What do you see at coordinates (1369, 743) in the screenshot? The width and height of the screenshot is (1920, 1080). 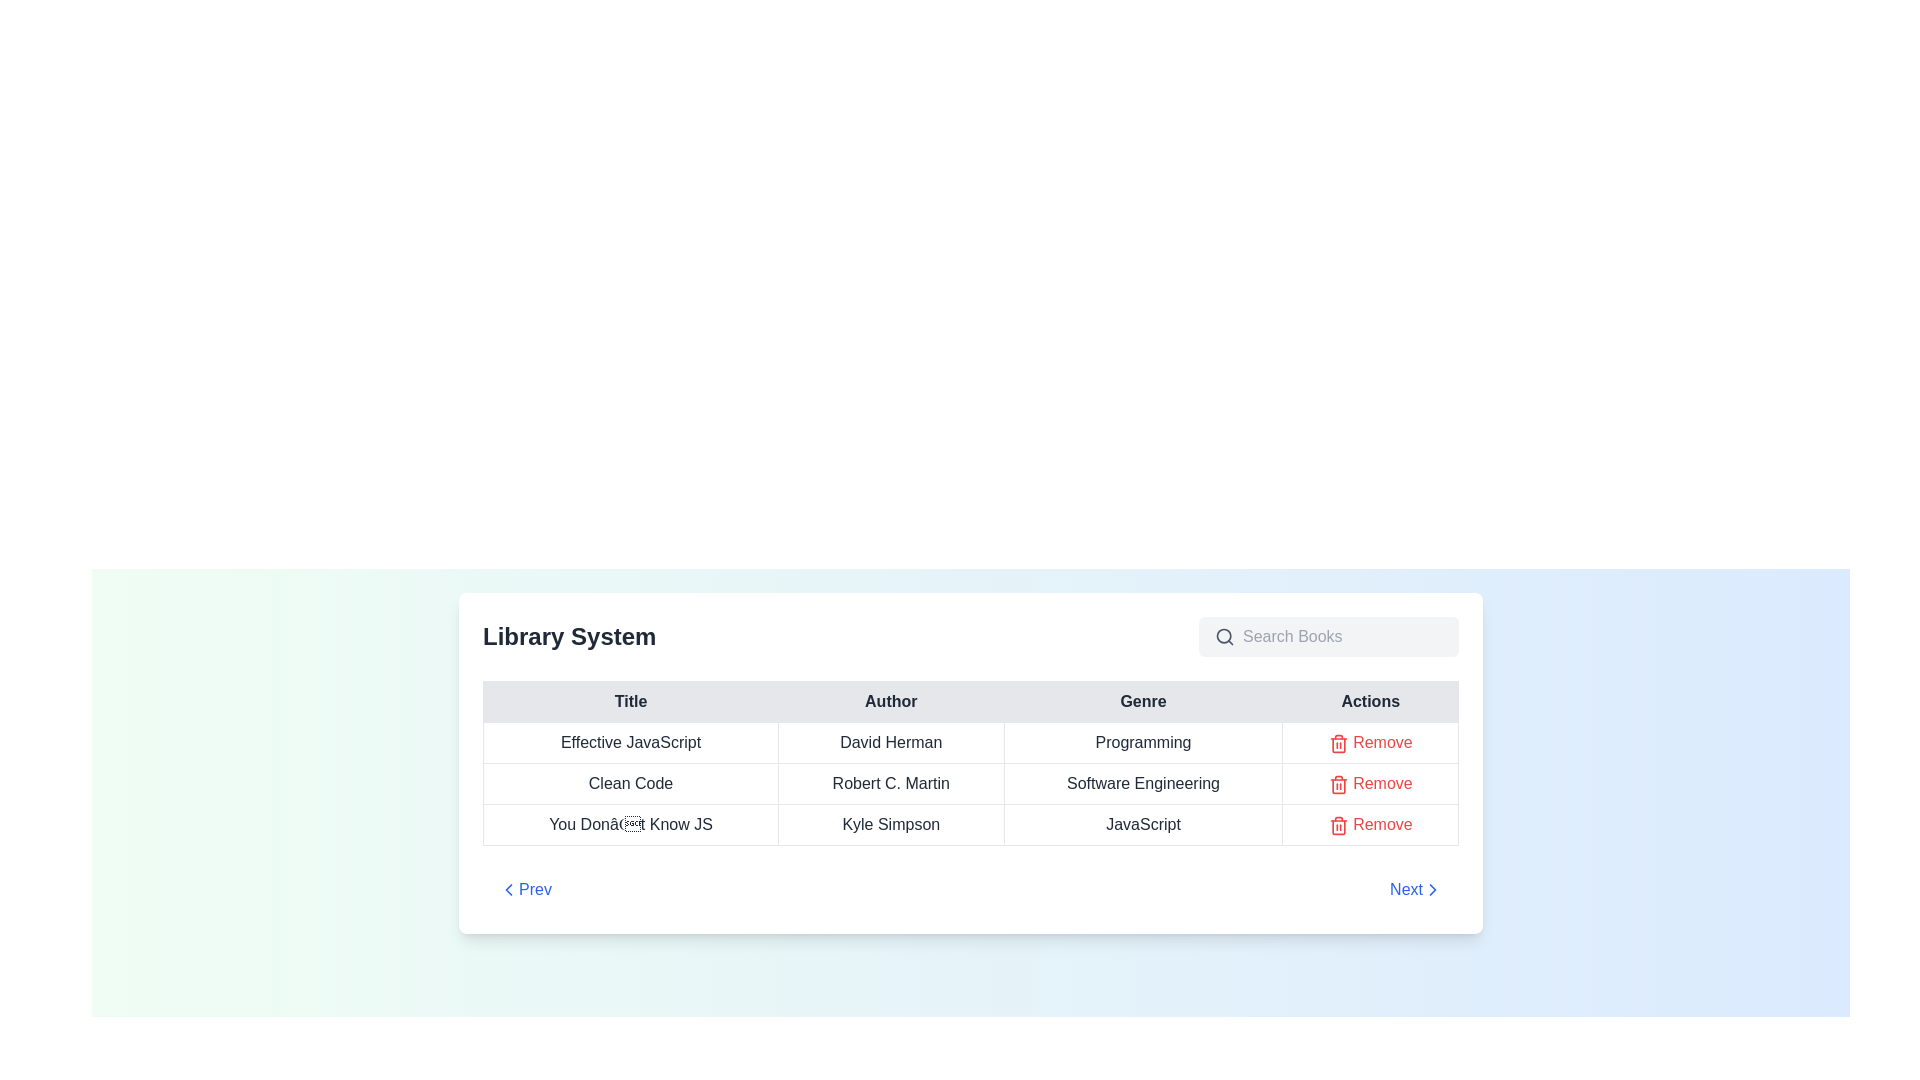 I see `the 'Remove' button` at bounding box center [1369, 743].